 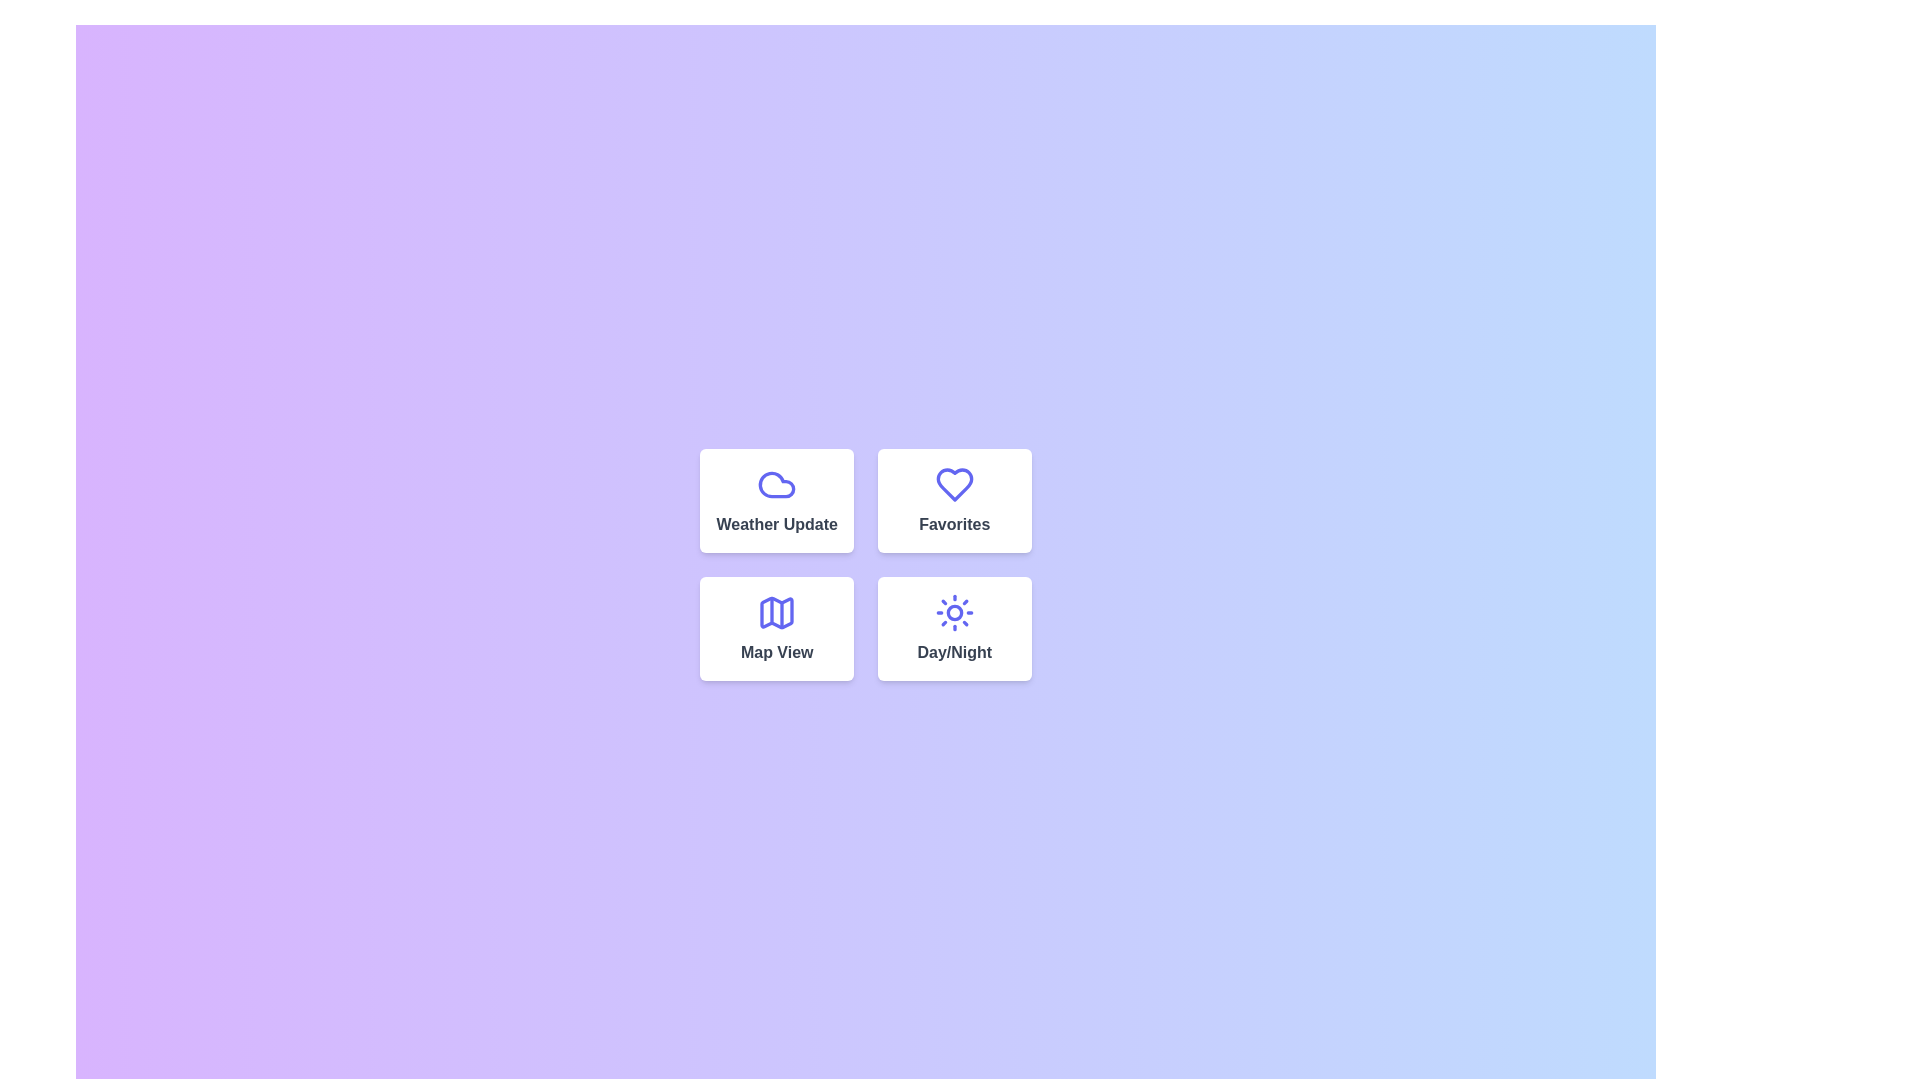 What do you see at coordinates (953, 485) in the screenshot?
I see `the 'Favorites' icon represented by a heart shape, which is located in the top right quadrant of a 2x2 layout of icons` at bounding box center [953, 485].